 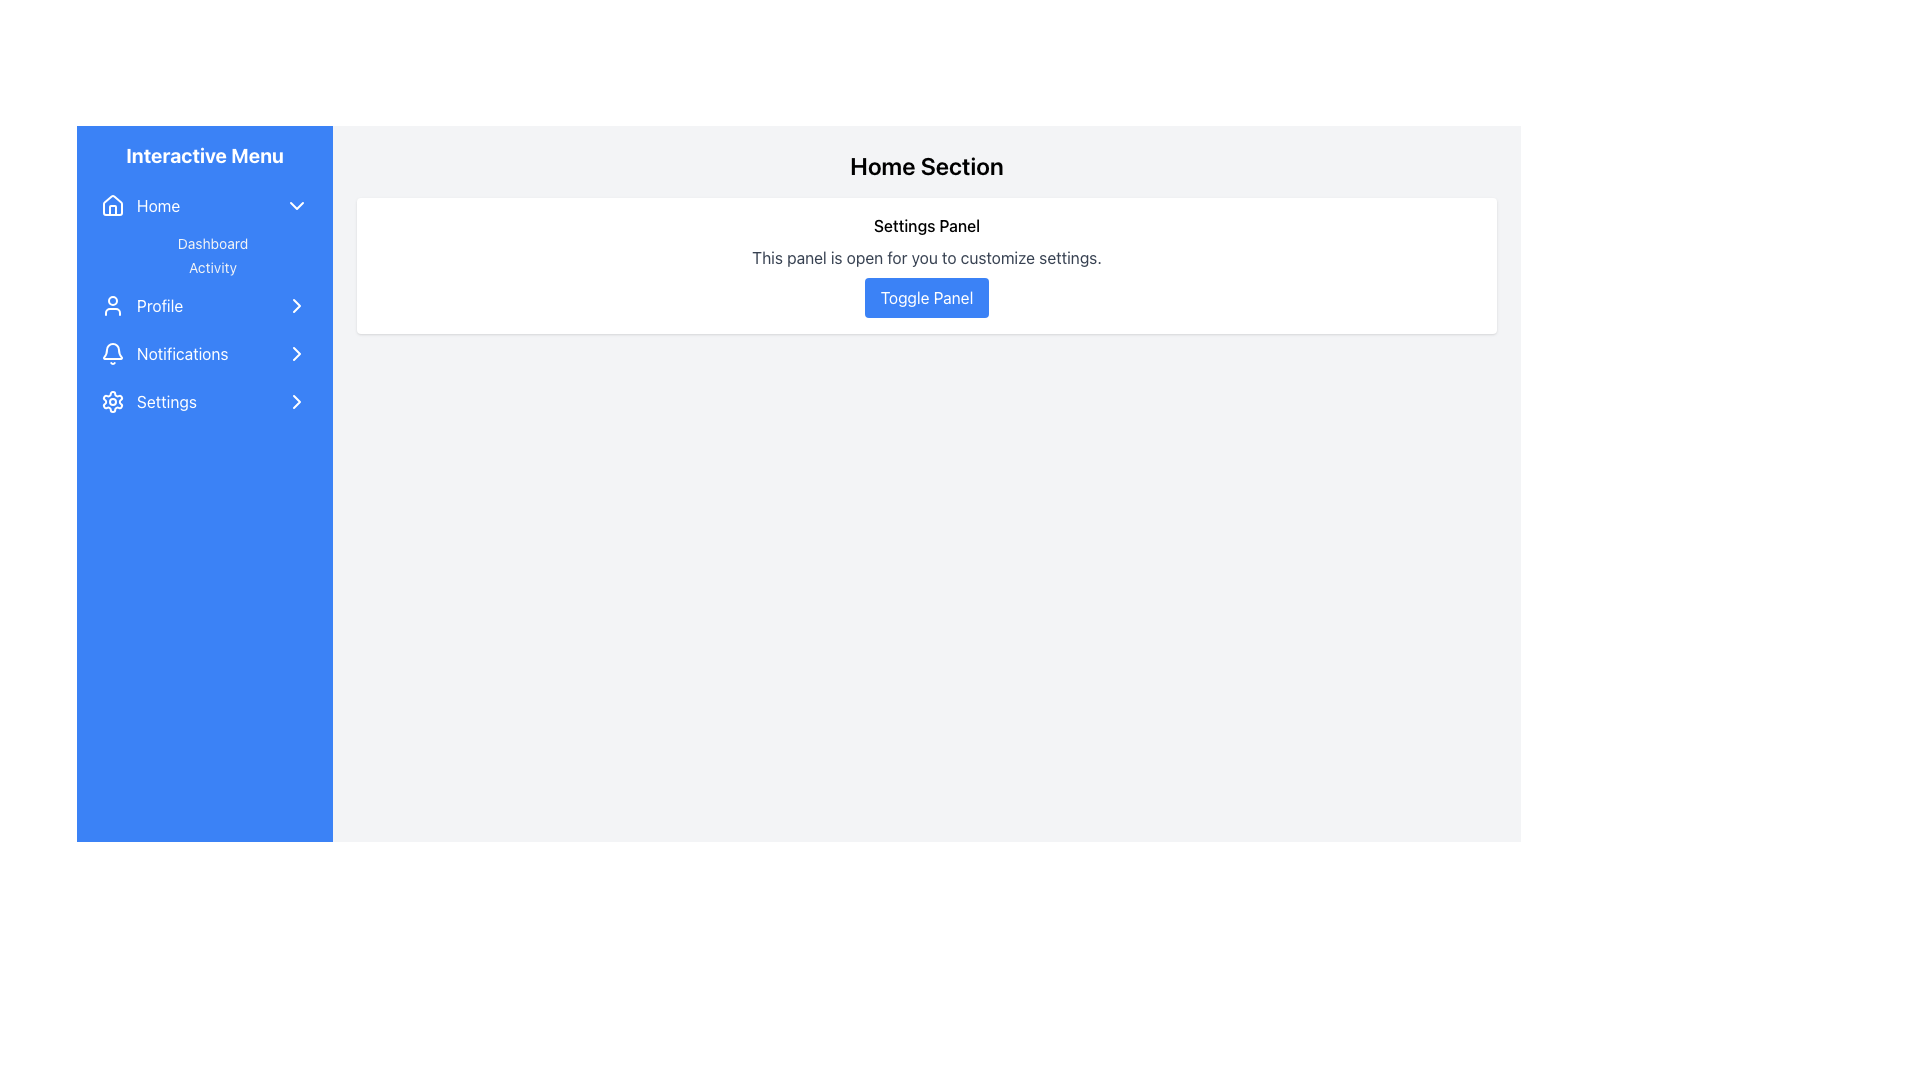 What do you see at coordinates (296, 353) in the screenshot?
I see `the small, right-facing chevron icon with a blue background, positioned to the right of the 'Notifications' menu item` at bounding box center [296, 353].